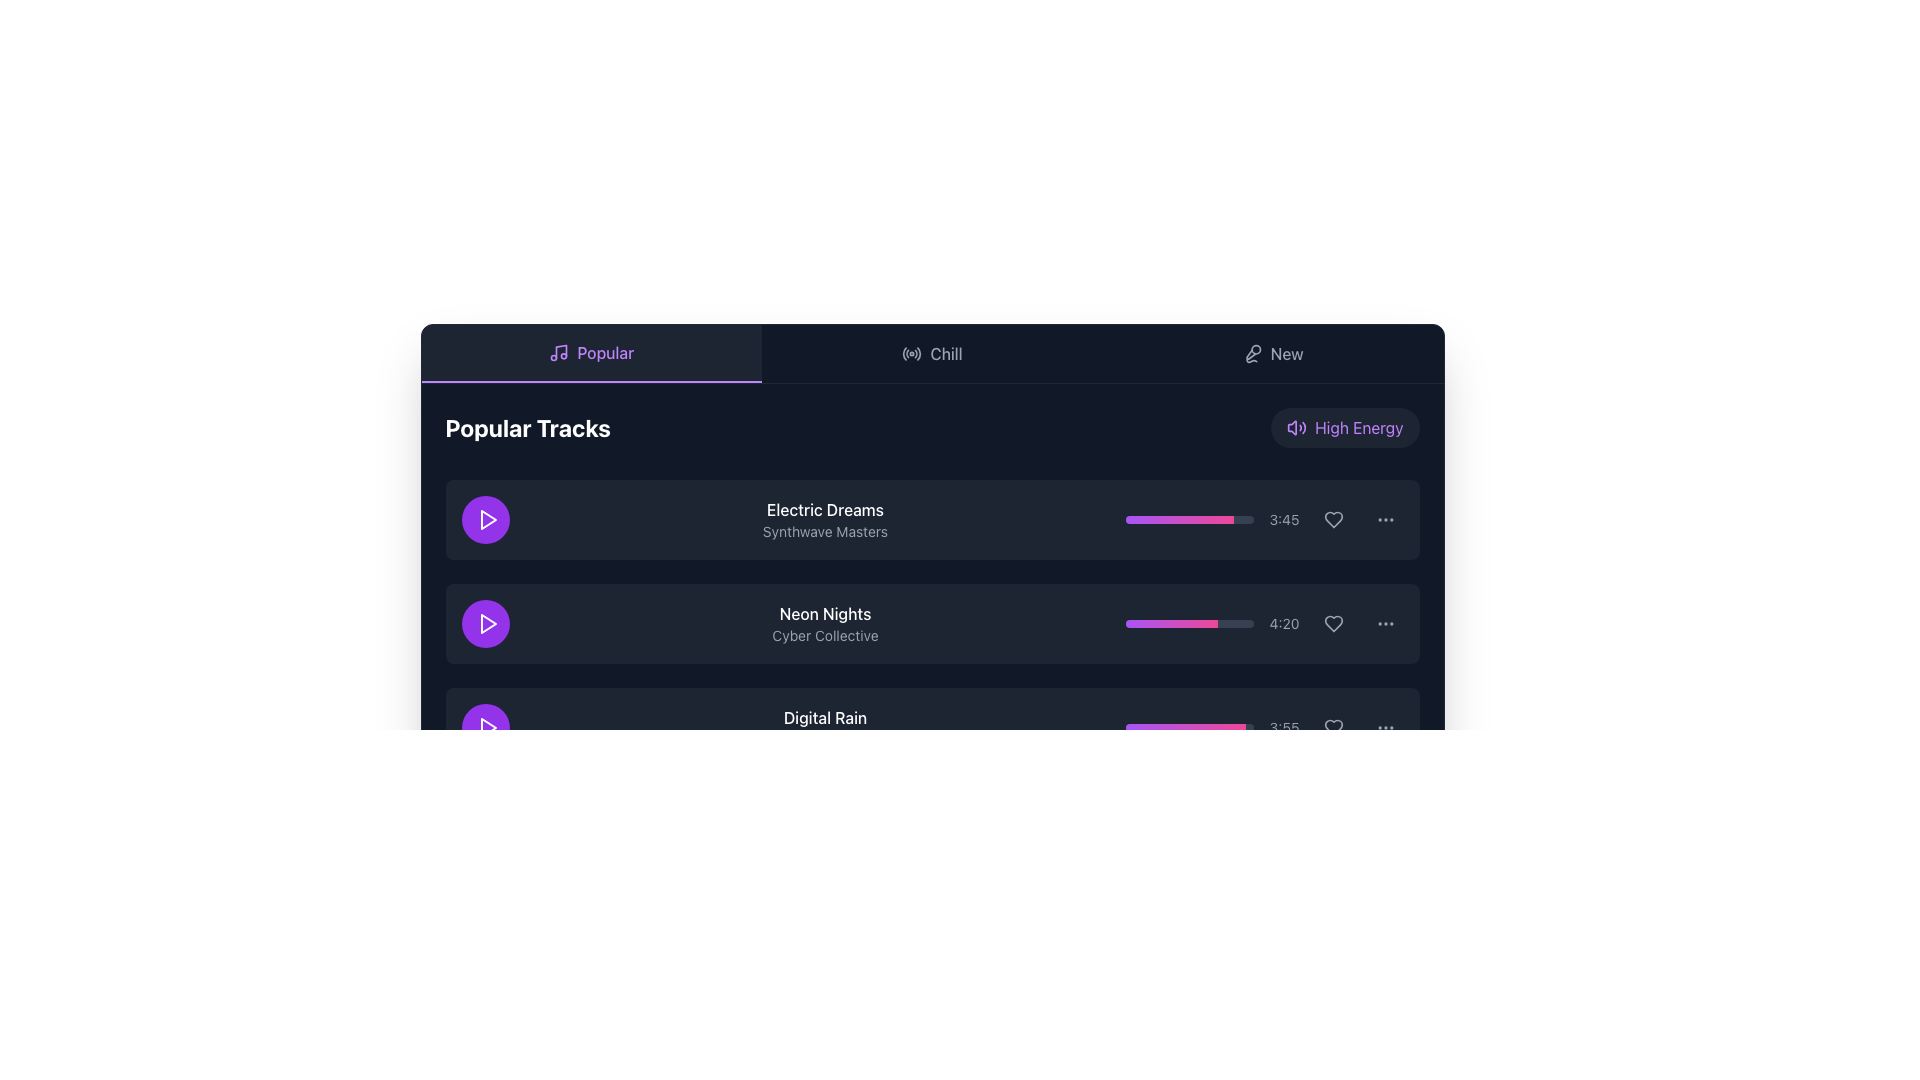 Image resolution: width=1920 pixels, height=1080 pixels. What do you see at coordinates (1208, 623) in the screenshot?
I see `progress` at bounding box center [1208, 623].